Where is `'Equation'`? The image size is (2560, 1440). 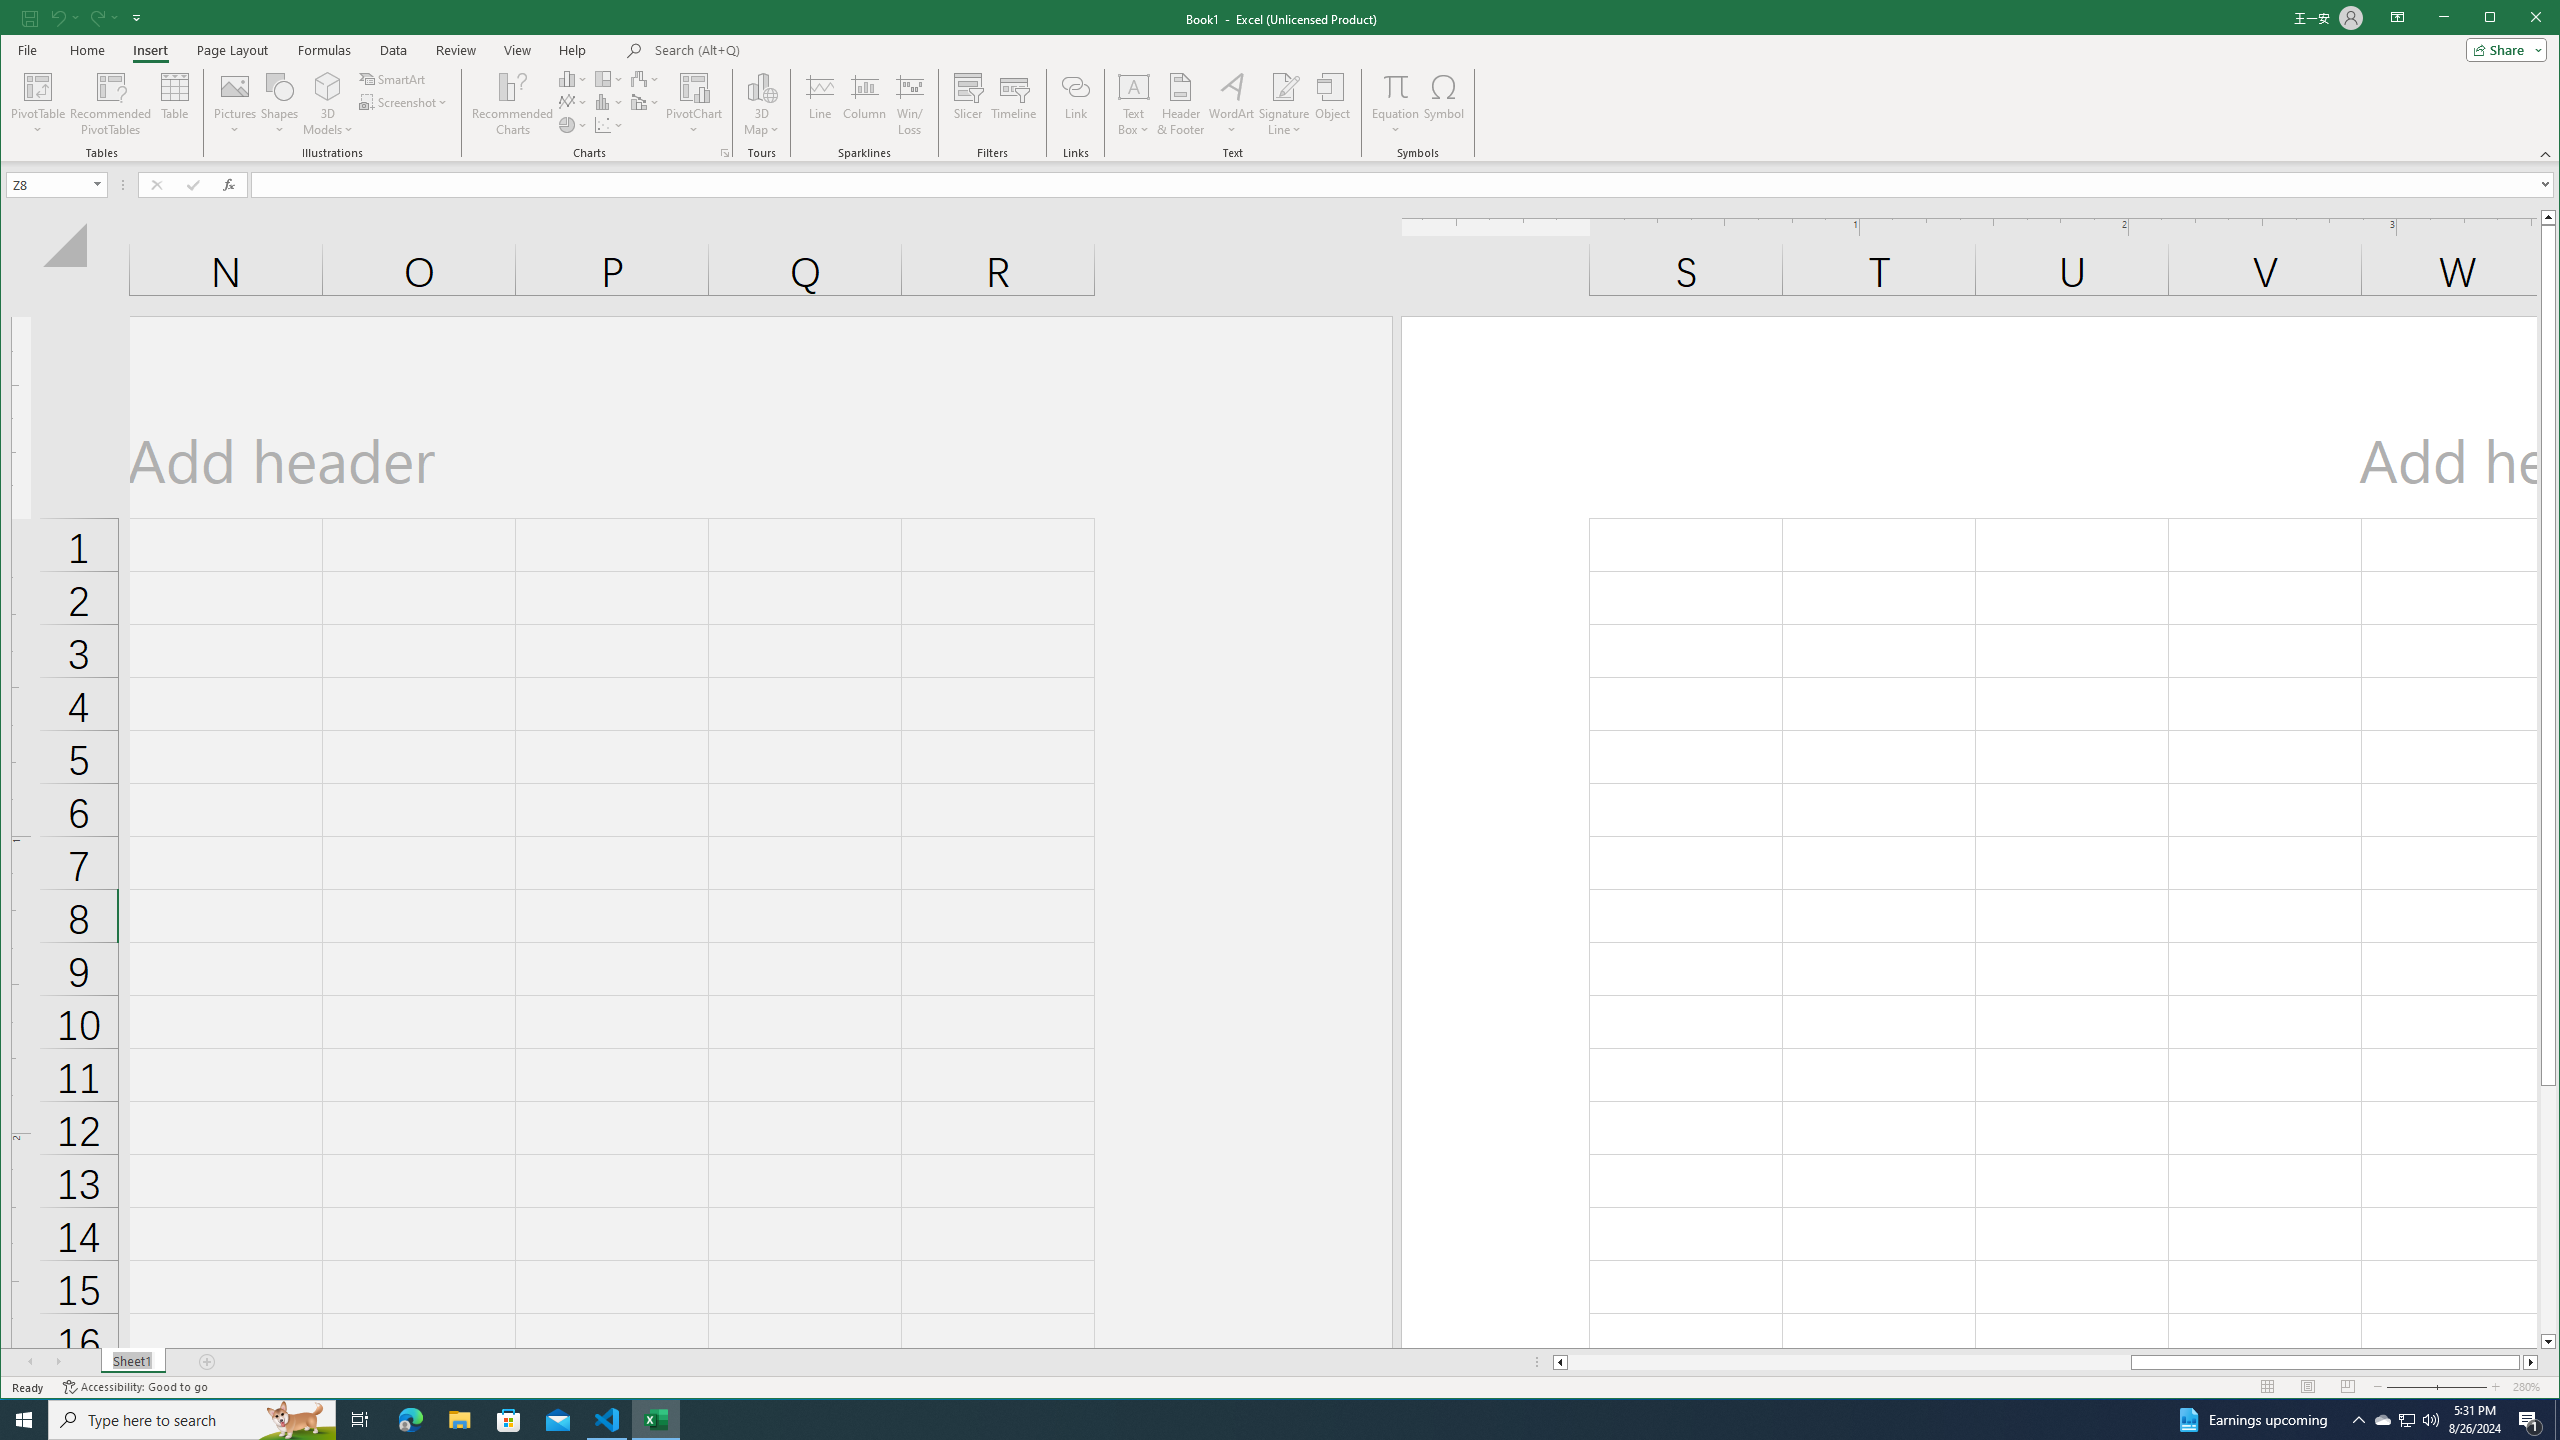 'Equation' is located at coordinates (1394, 85).